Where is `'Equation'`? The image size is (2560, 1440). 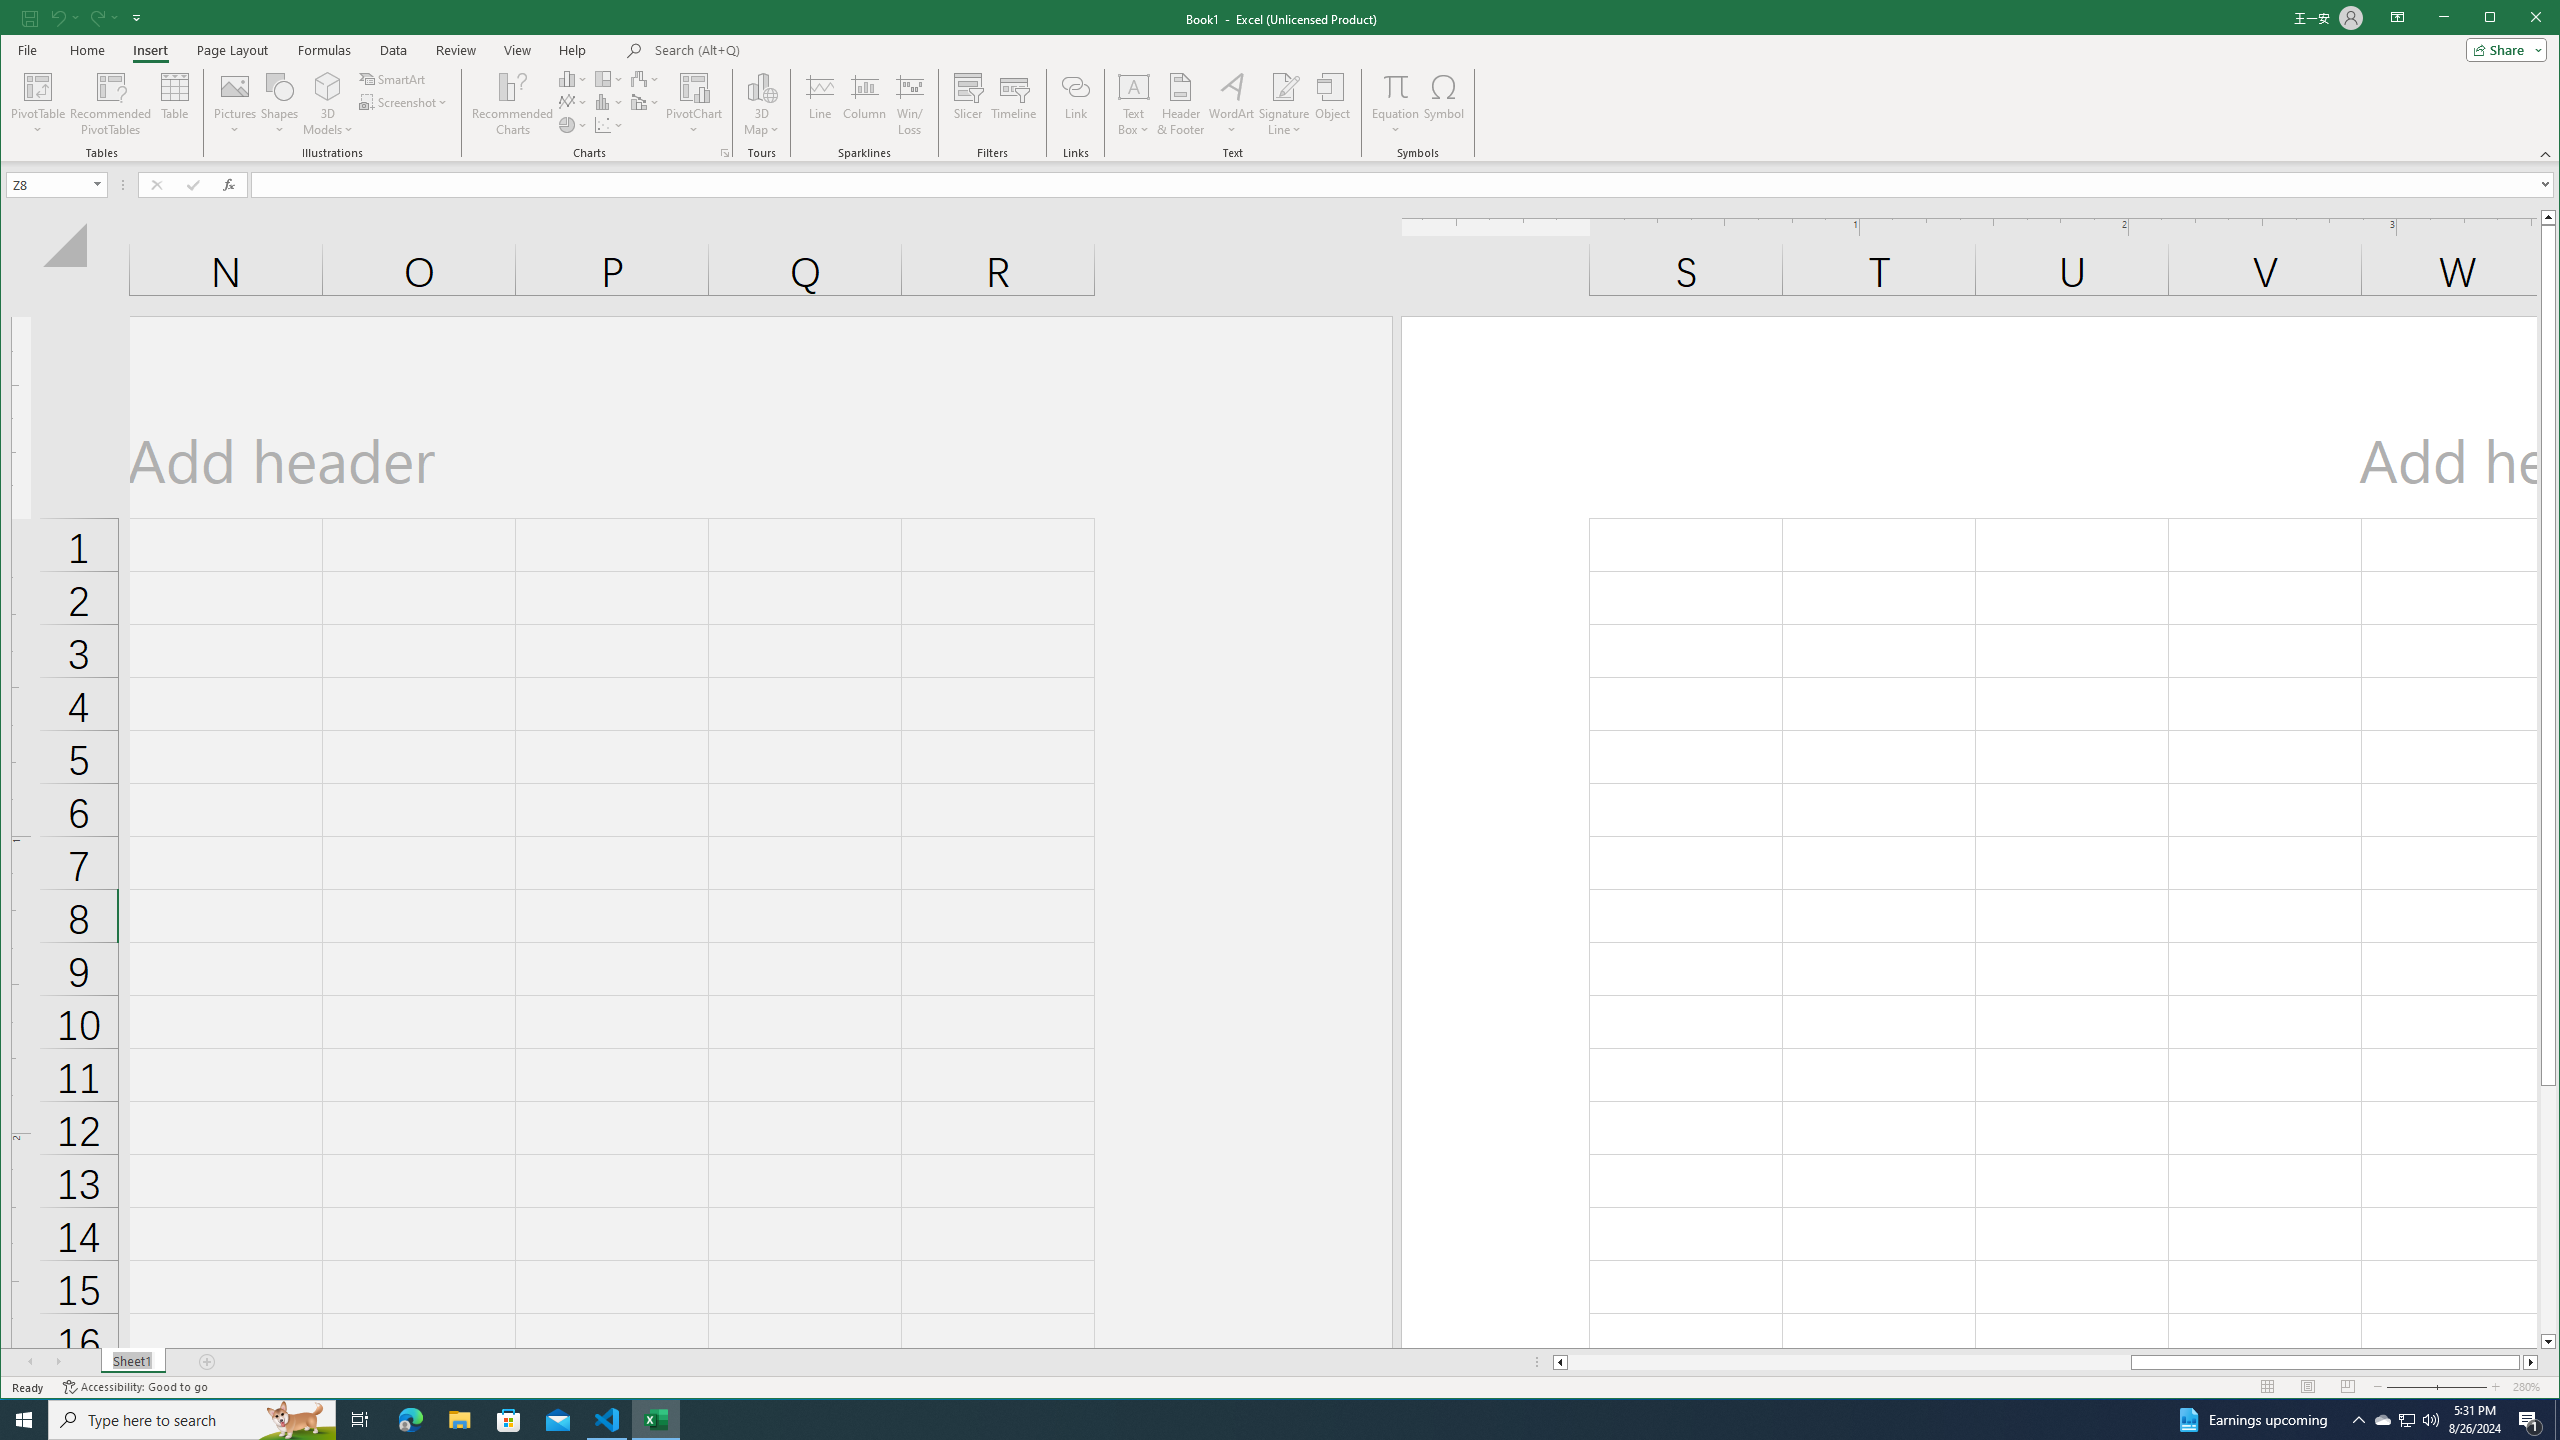 'Equation' is located at coordinates (1394, 85).